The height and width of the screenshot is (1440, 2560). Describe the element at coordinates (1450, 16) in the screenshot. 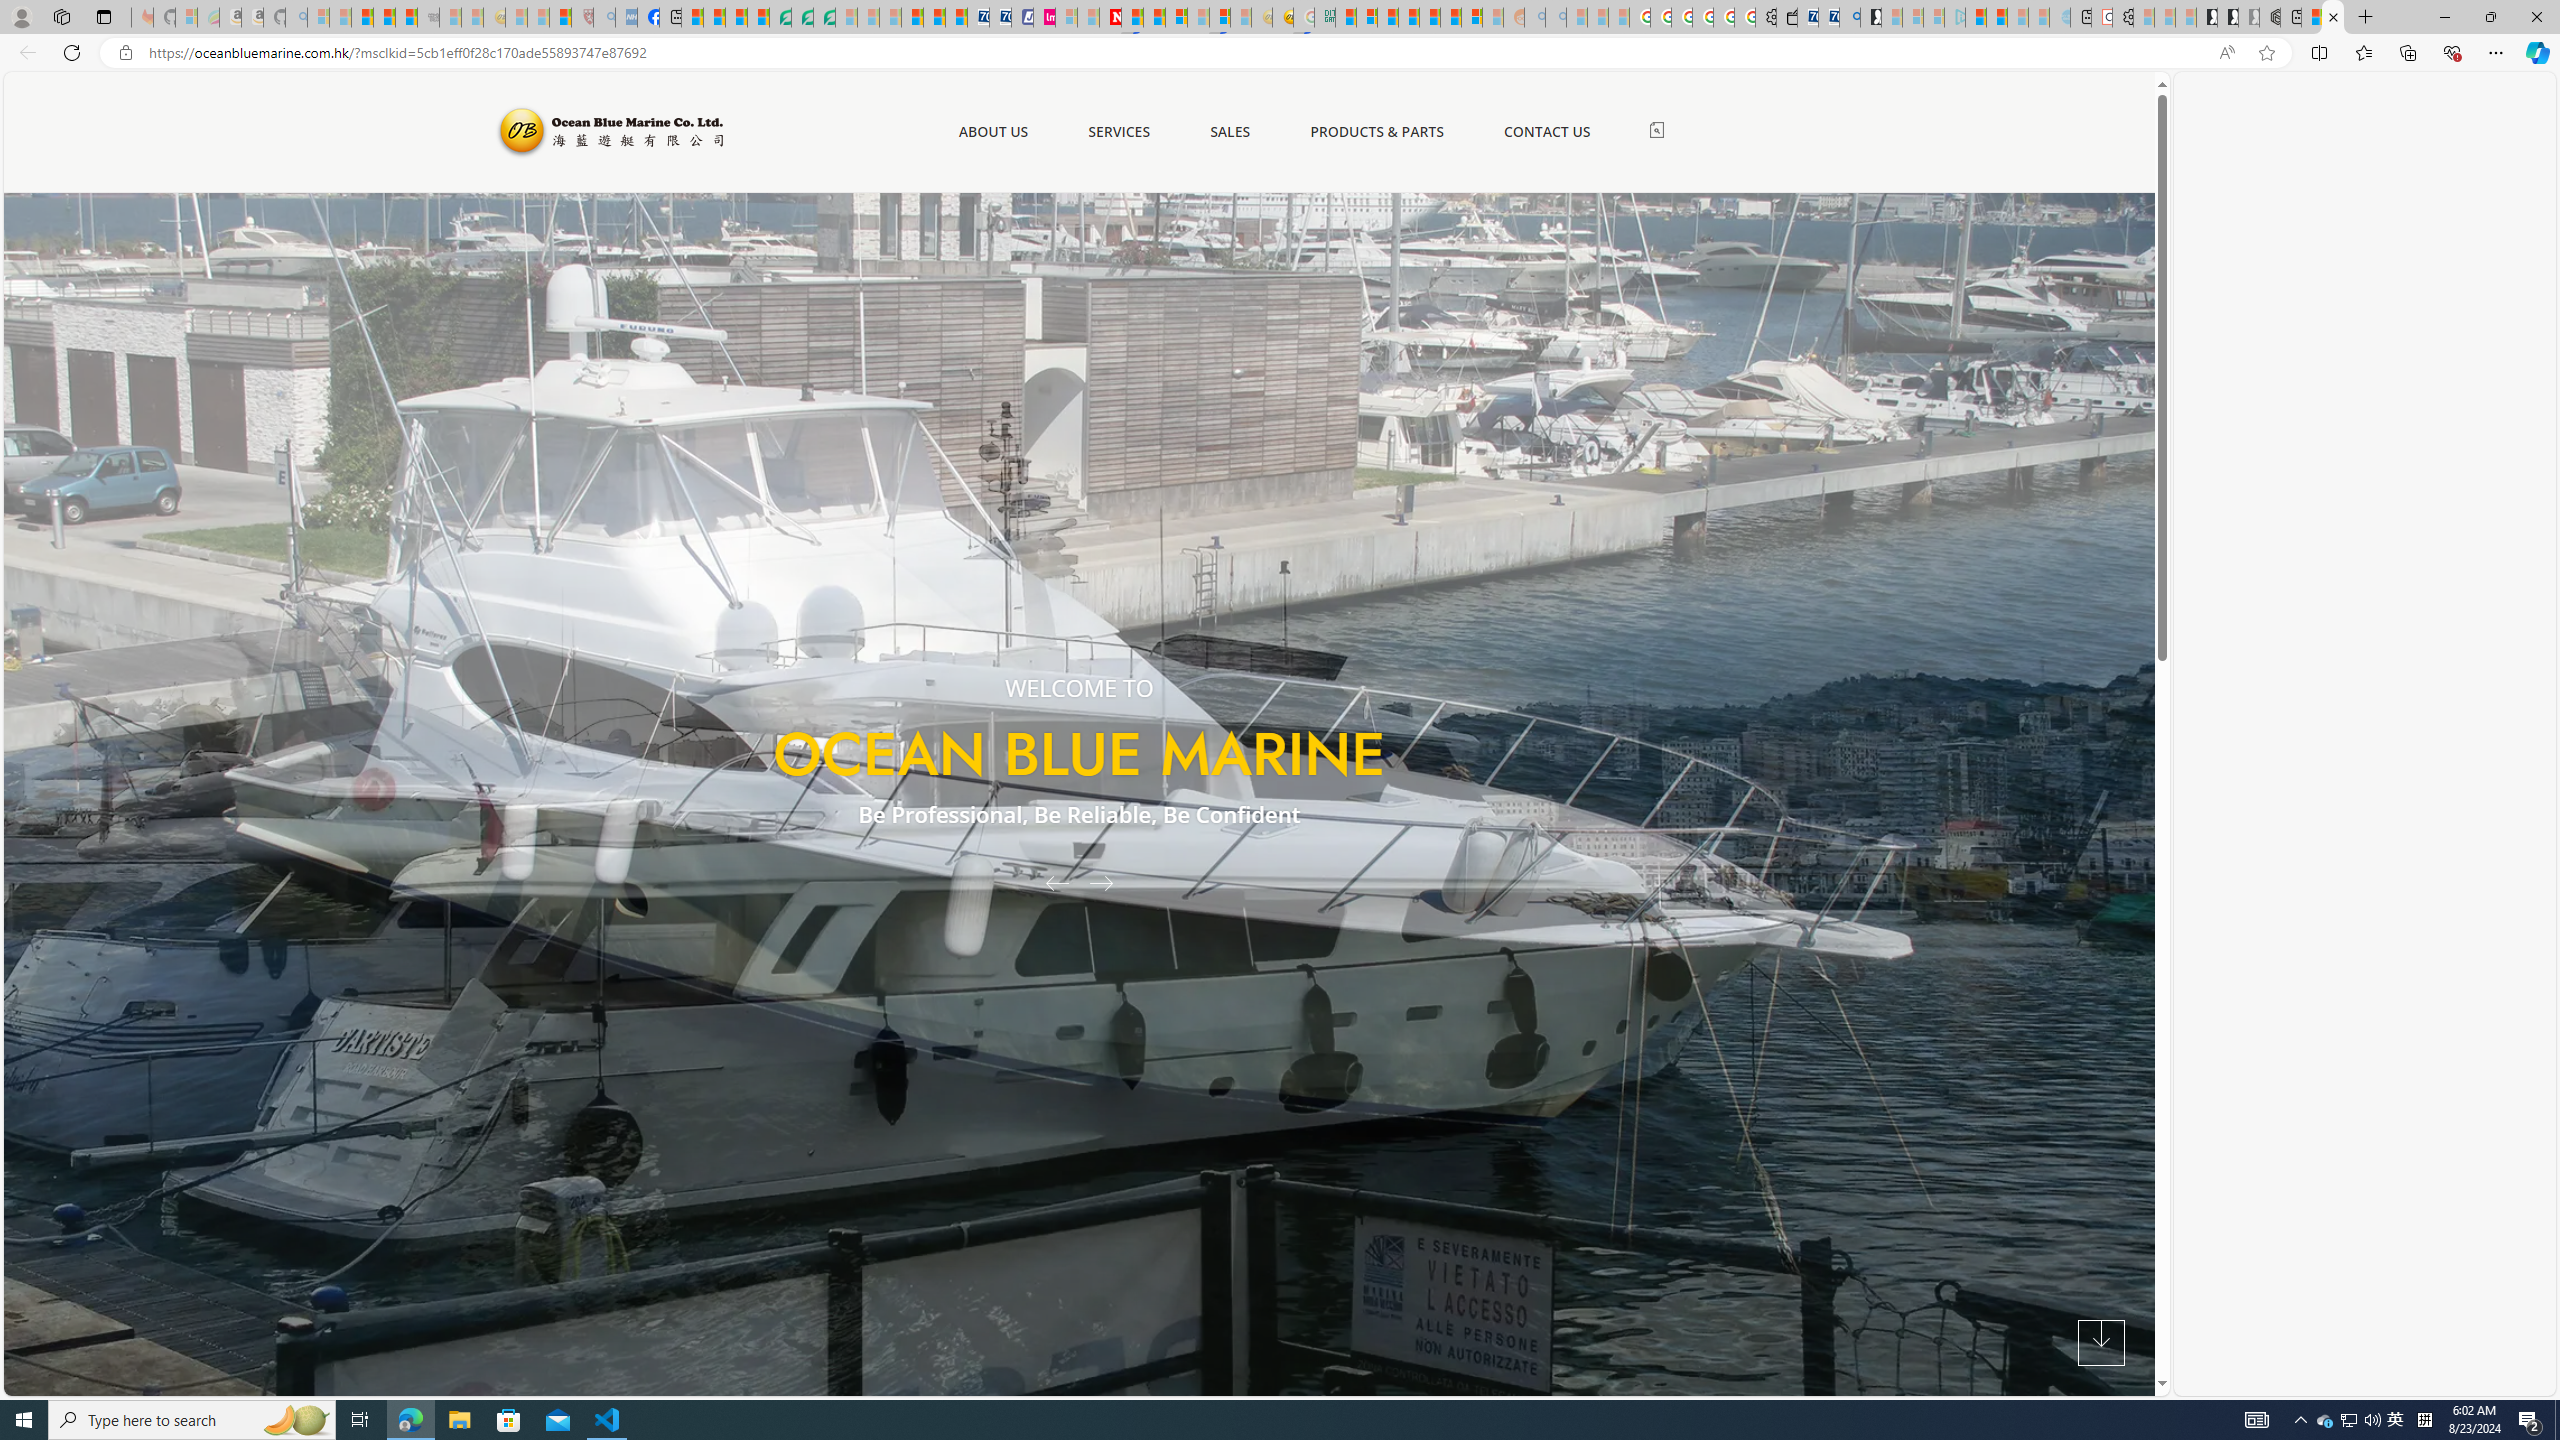

I see `'Kinda Frugal - MSN'` at that location.